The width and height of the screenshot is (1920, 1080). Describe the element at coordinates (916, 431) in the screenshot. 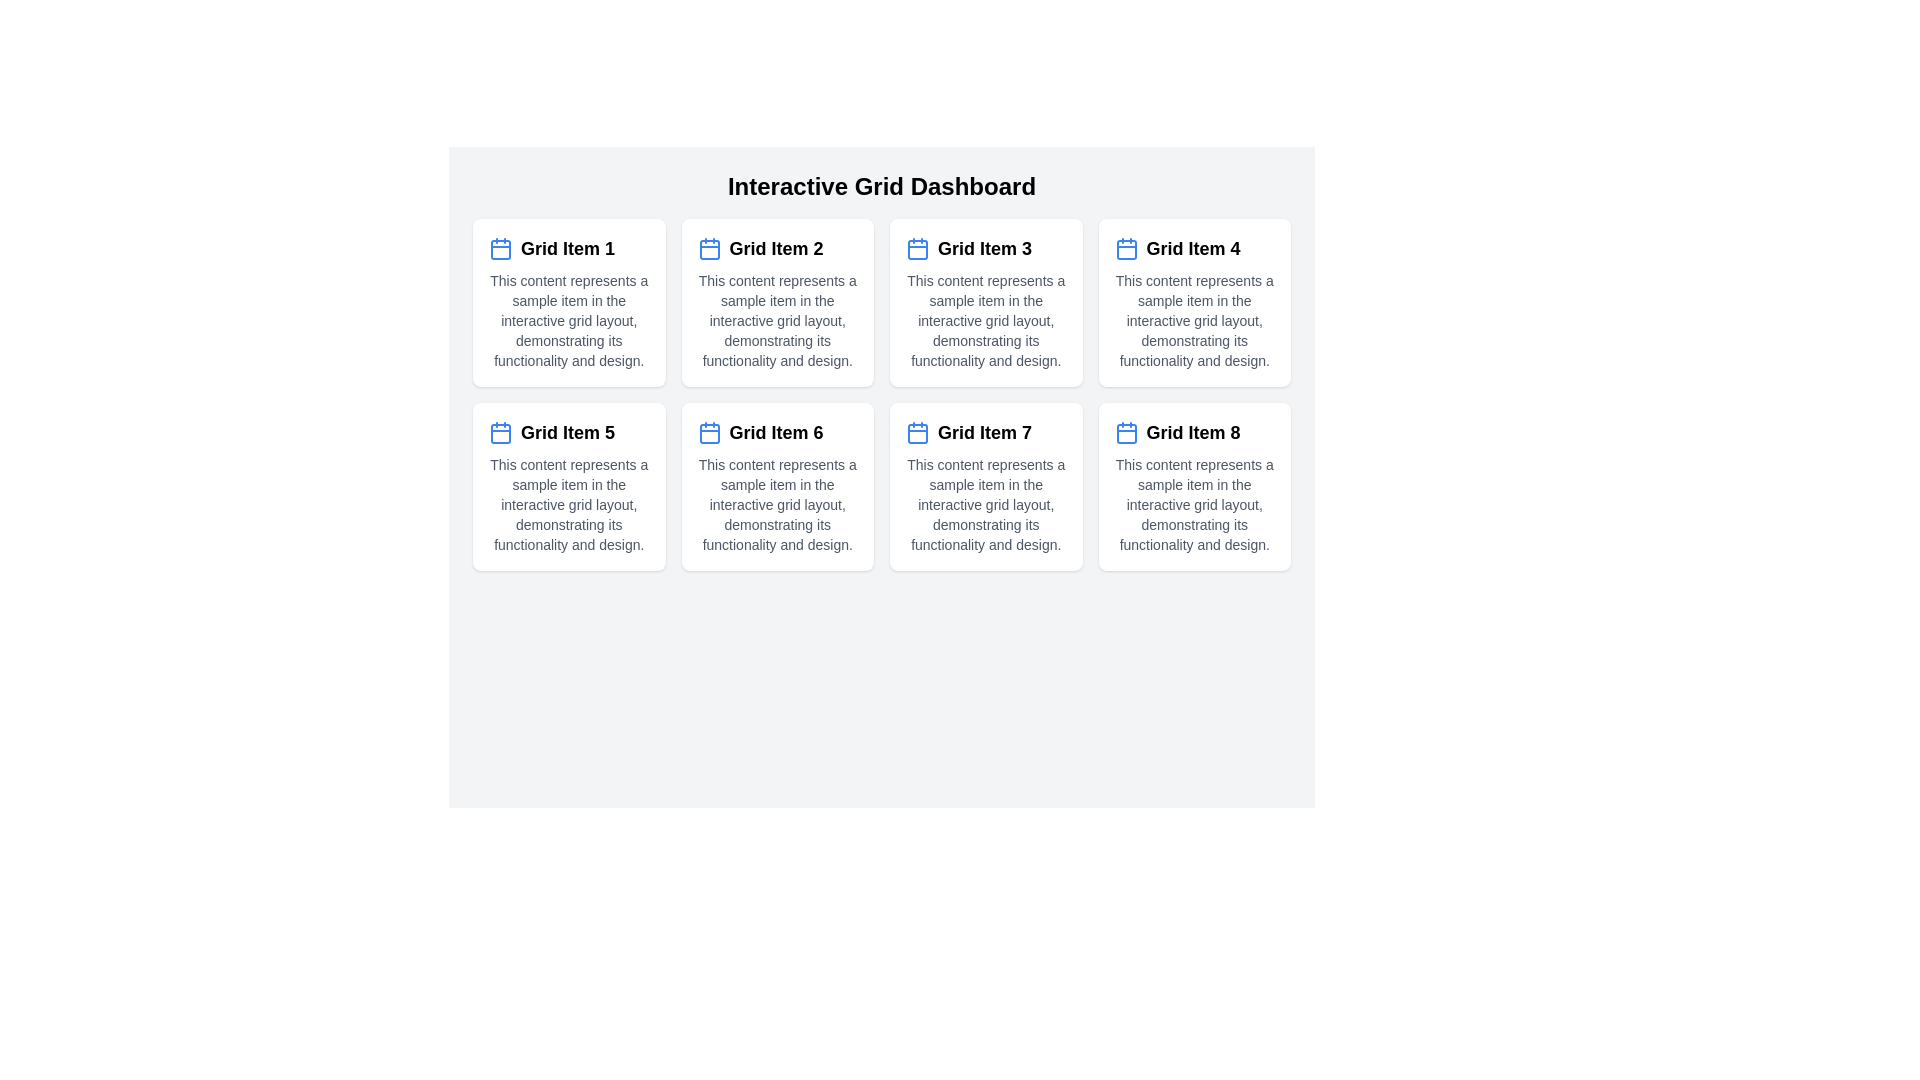

I see `the blue calendar icon located in the header of 'Grid Item 7', which is positioned in the second row and third column of the grid layout` at that location.